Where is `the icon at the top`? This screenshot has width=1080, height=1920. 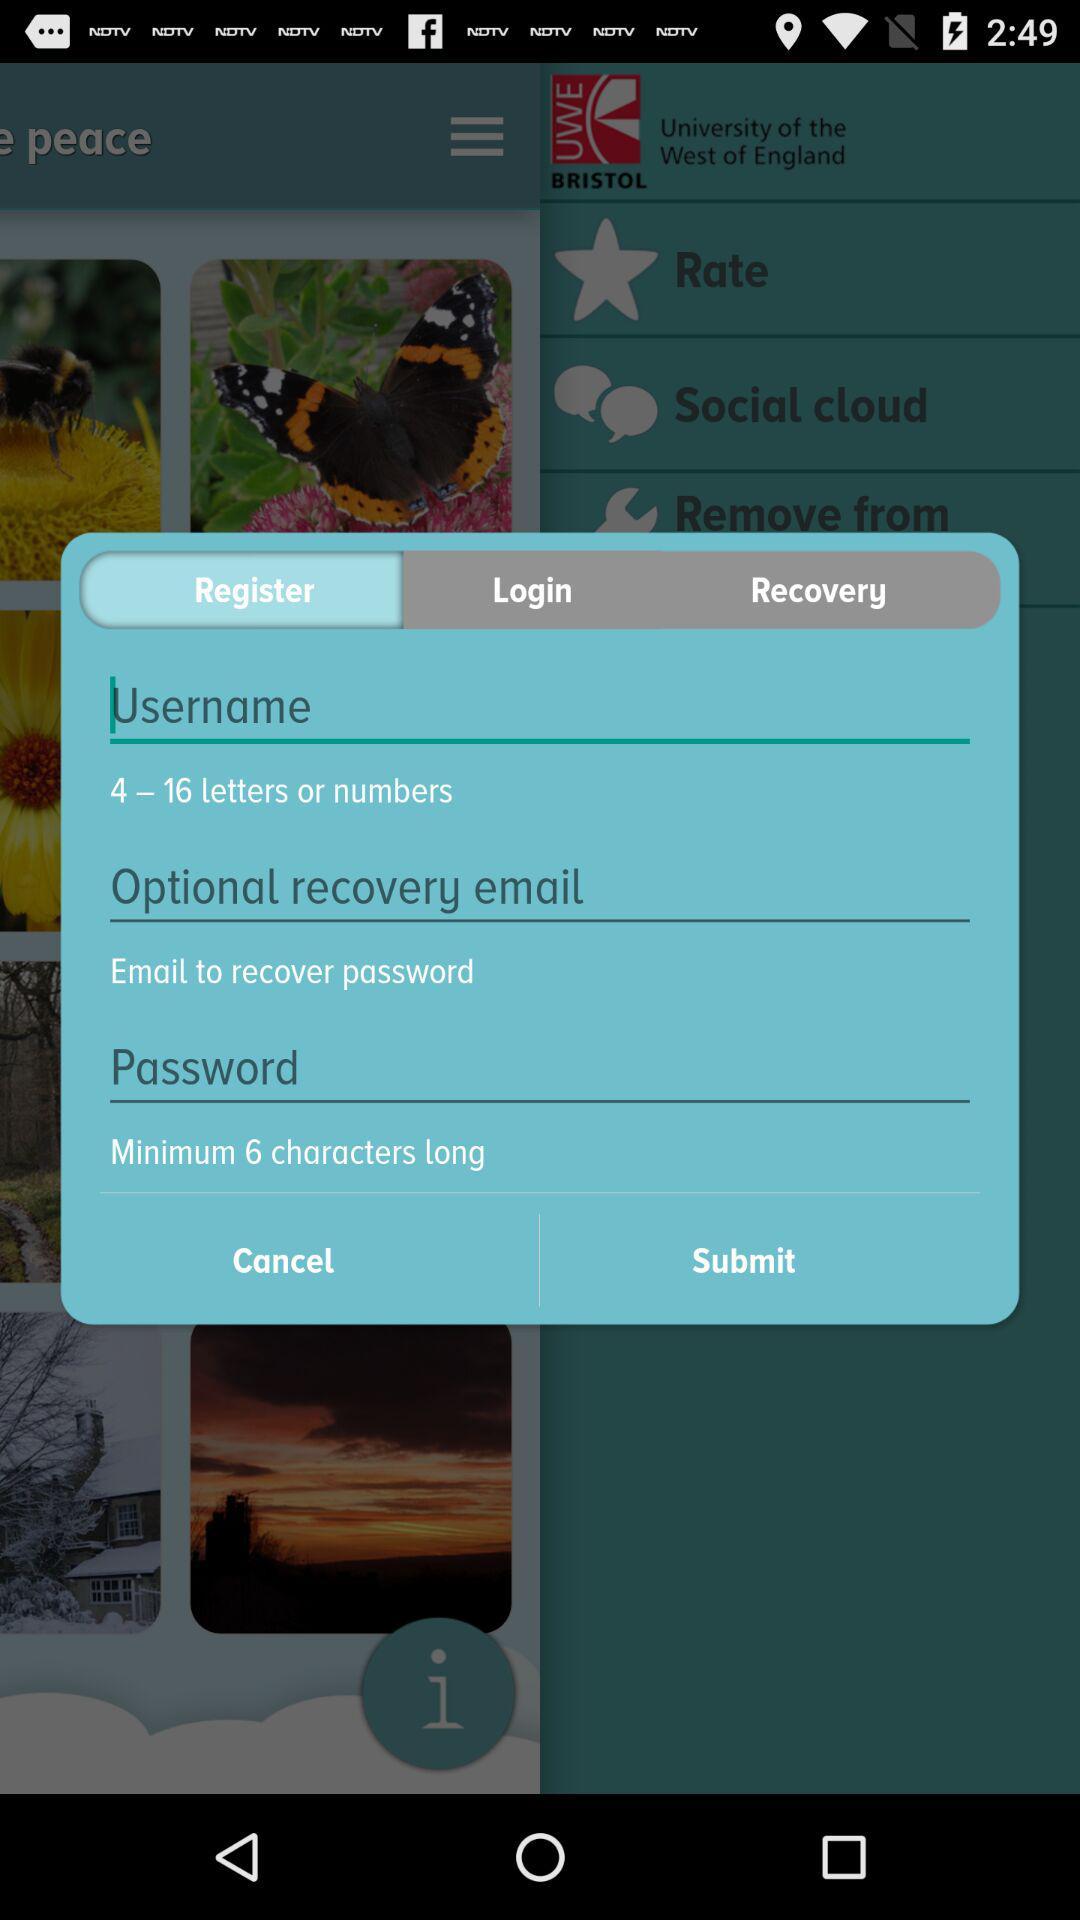
the icon at the top is located at coordinates (531, 588).